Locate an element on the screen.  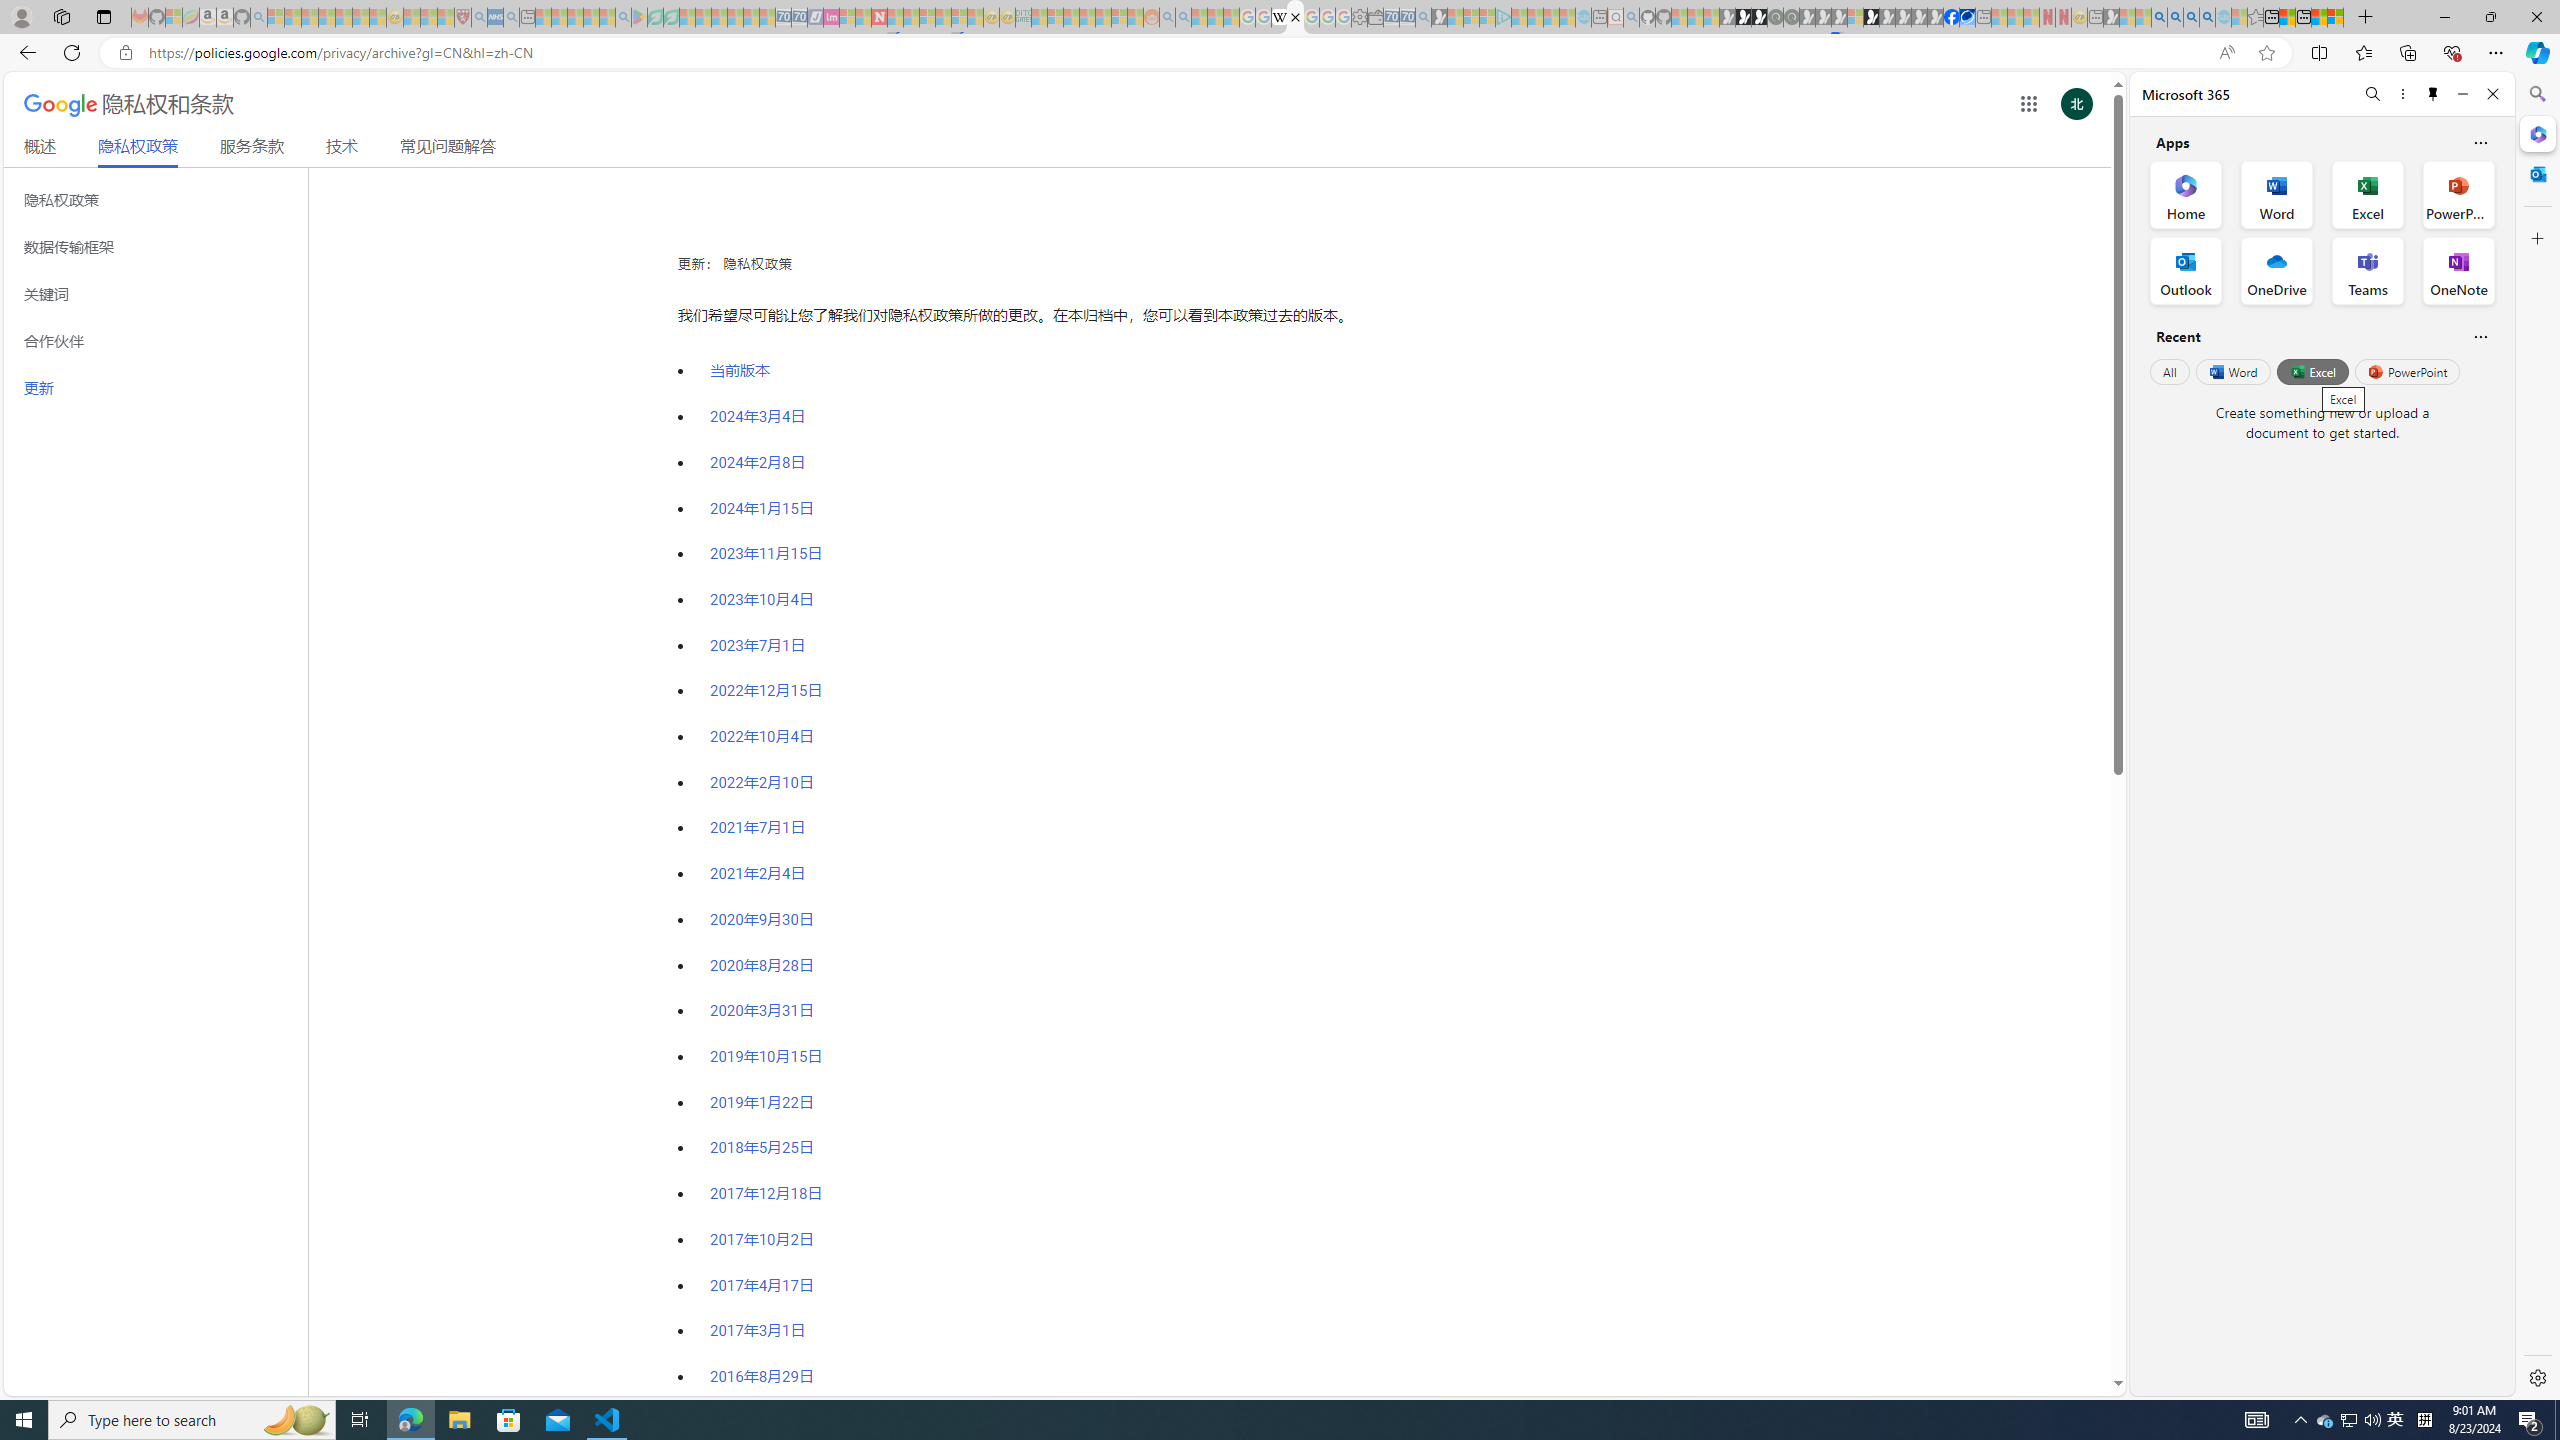
'AirNow.gov' is located at coordinates (1966, 16).